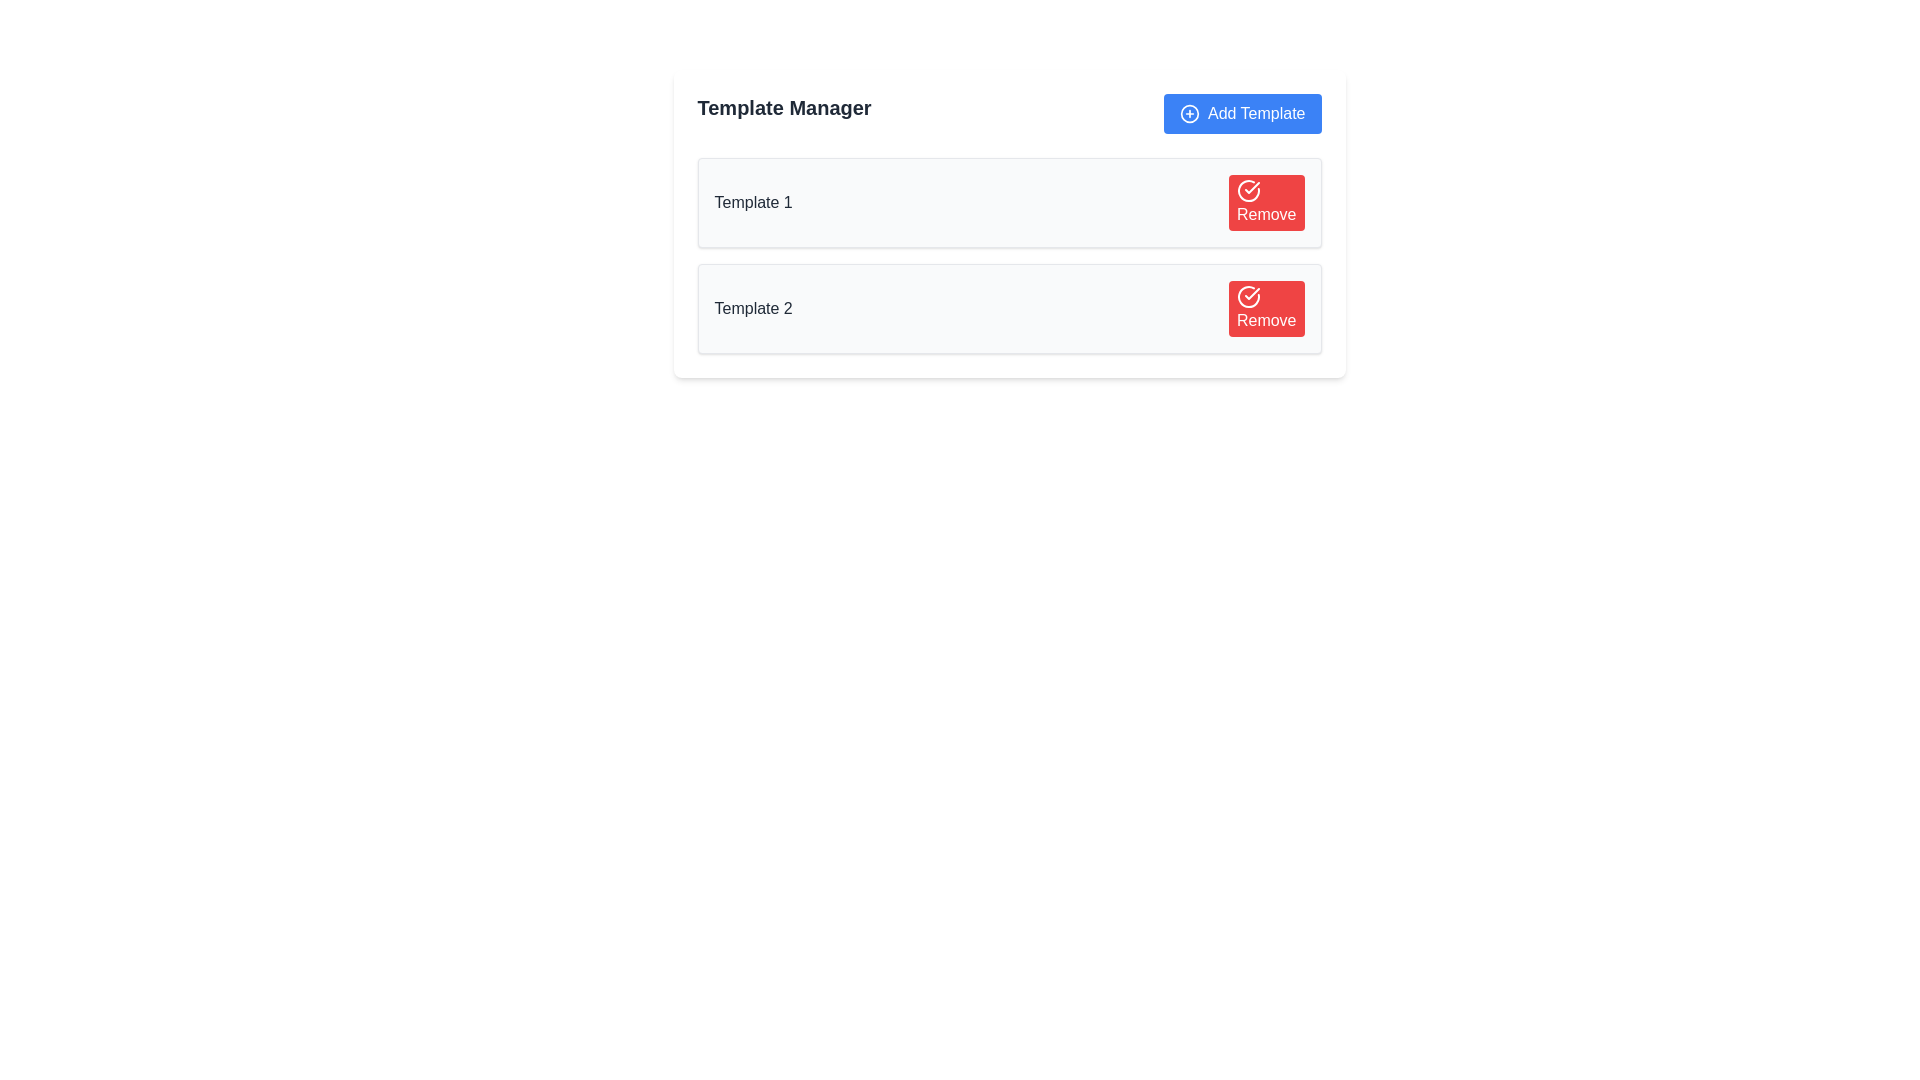  What do you see at coordinates (1265, 308) in the screenshot?
I see `the 'Remove' button with a red background and white text reading 'Remove'` at bounding box center [1265, 308].